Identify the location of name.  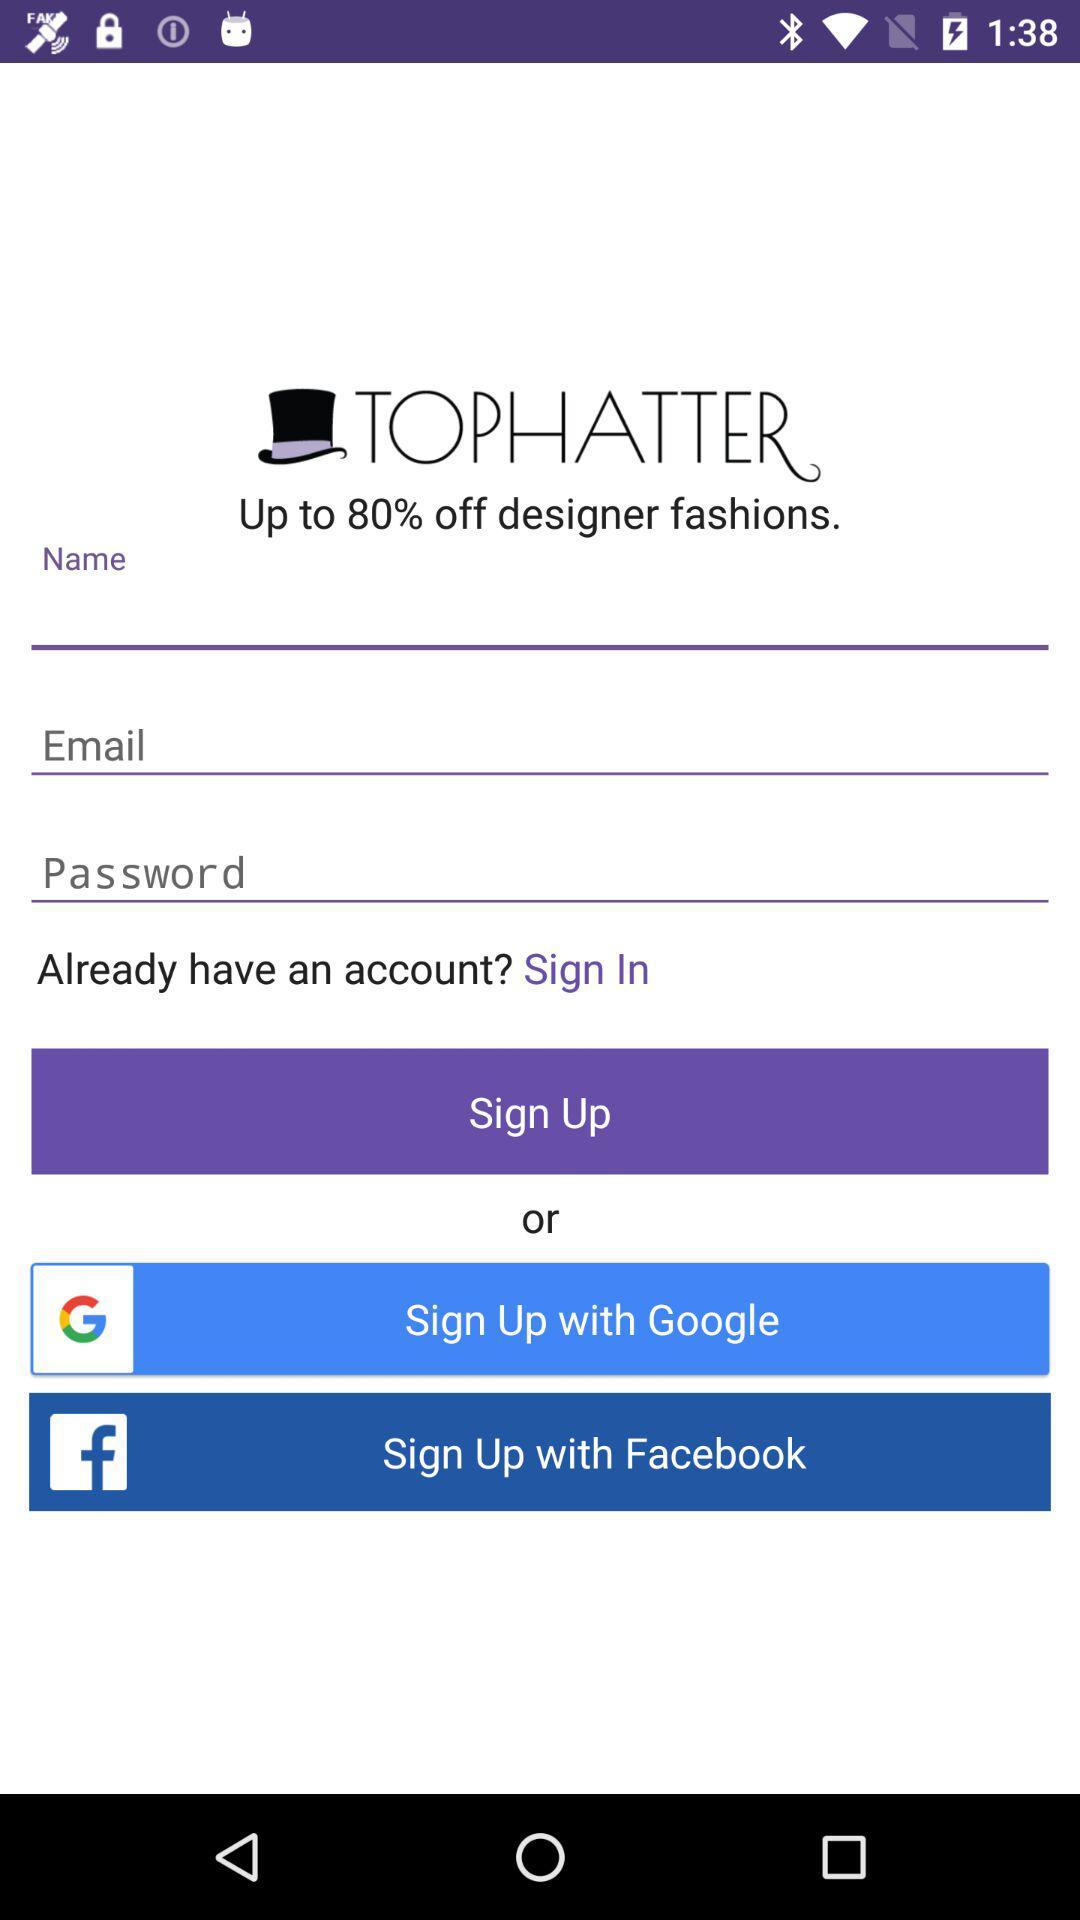
(540, 617).